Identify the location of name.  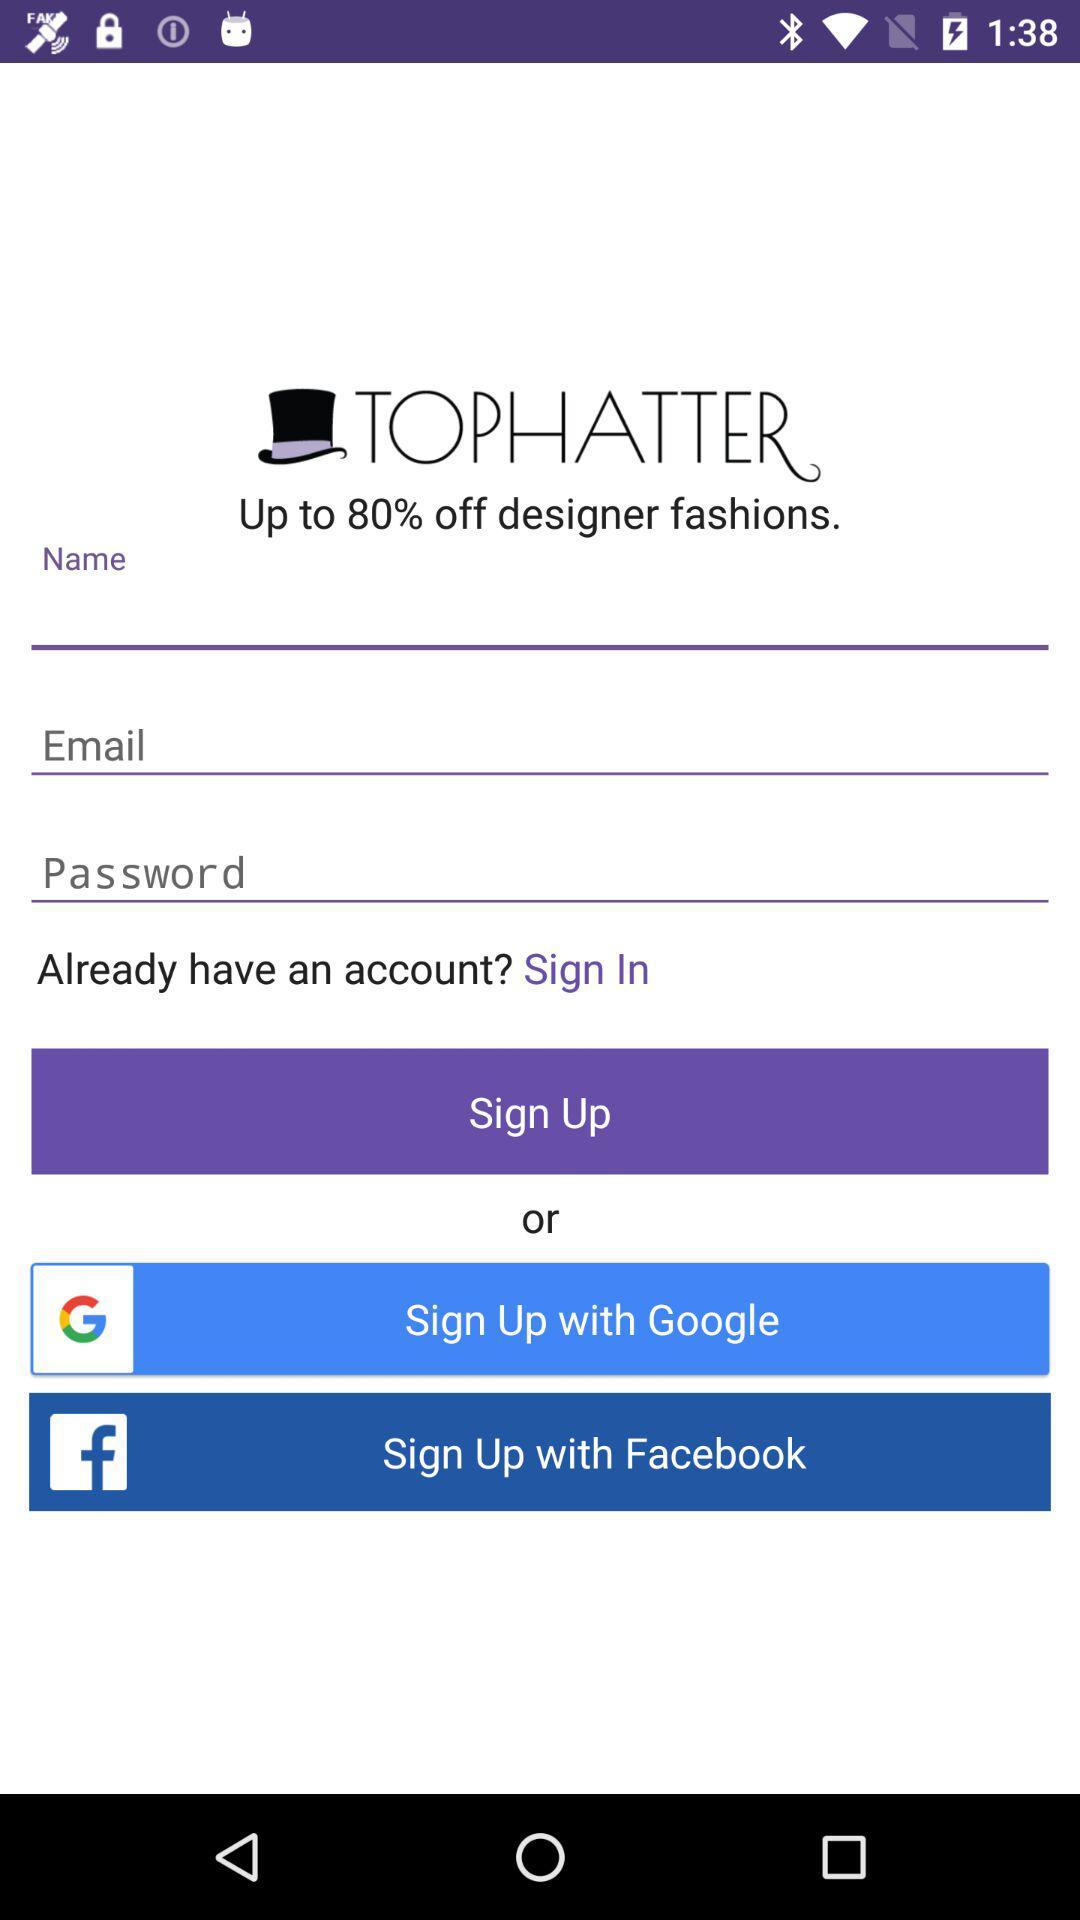
(540, 617).